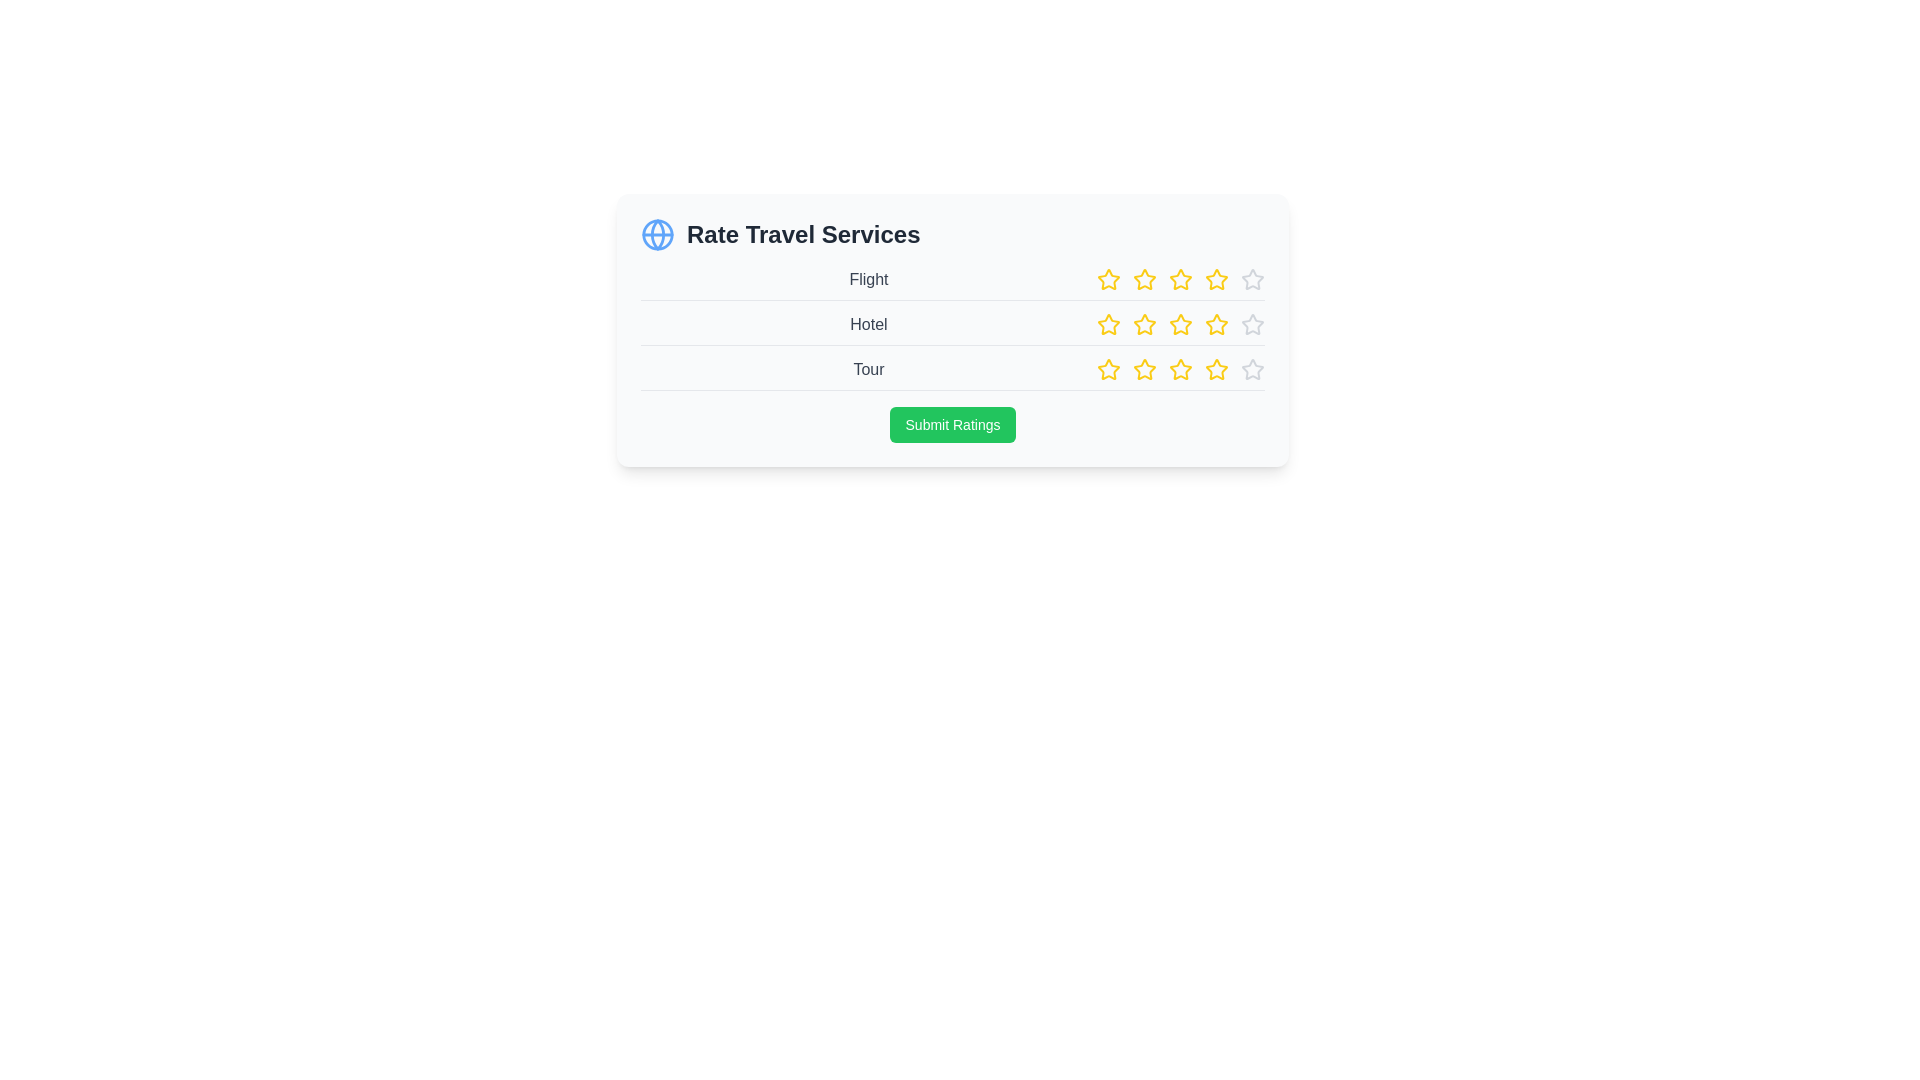 This screenshot has height=1080, width=1920. I want to click on the Text Label that serves as the title or heading for the section related to rating travel-related services, located at the top-left of a card-like section, so click(803, 234).